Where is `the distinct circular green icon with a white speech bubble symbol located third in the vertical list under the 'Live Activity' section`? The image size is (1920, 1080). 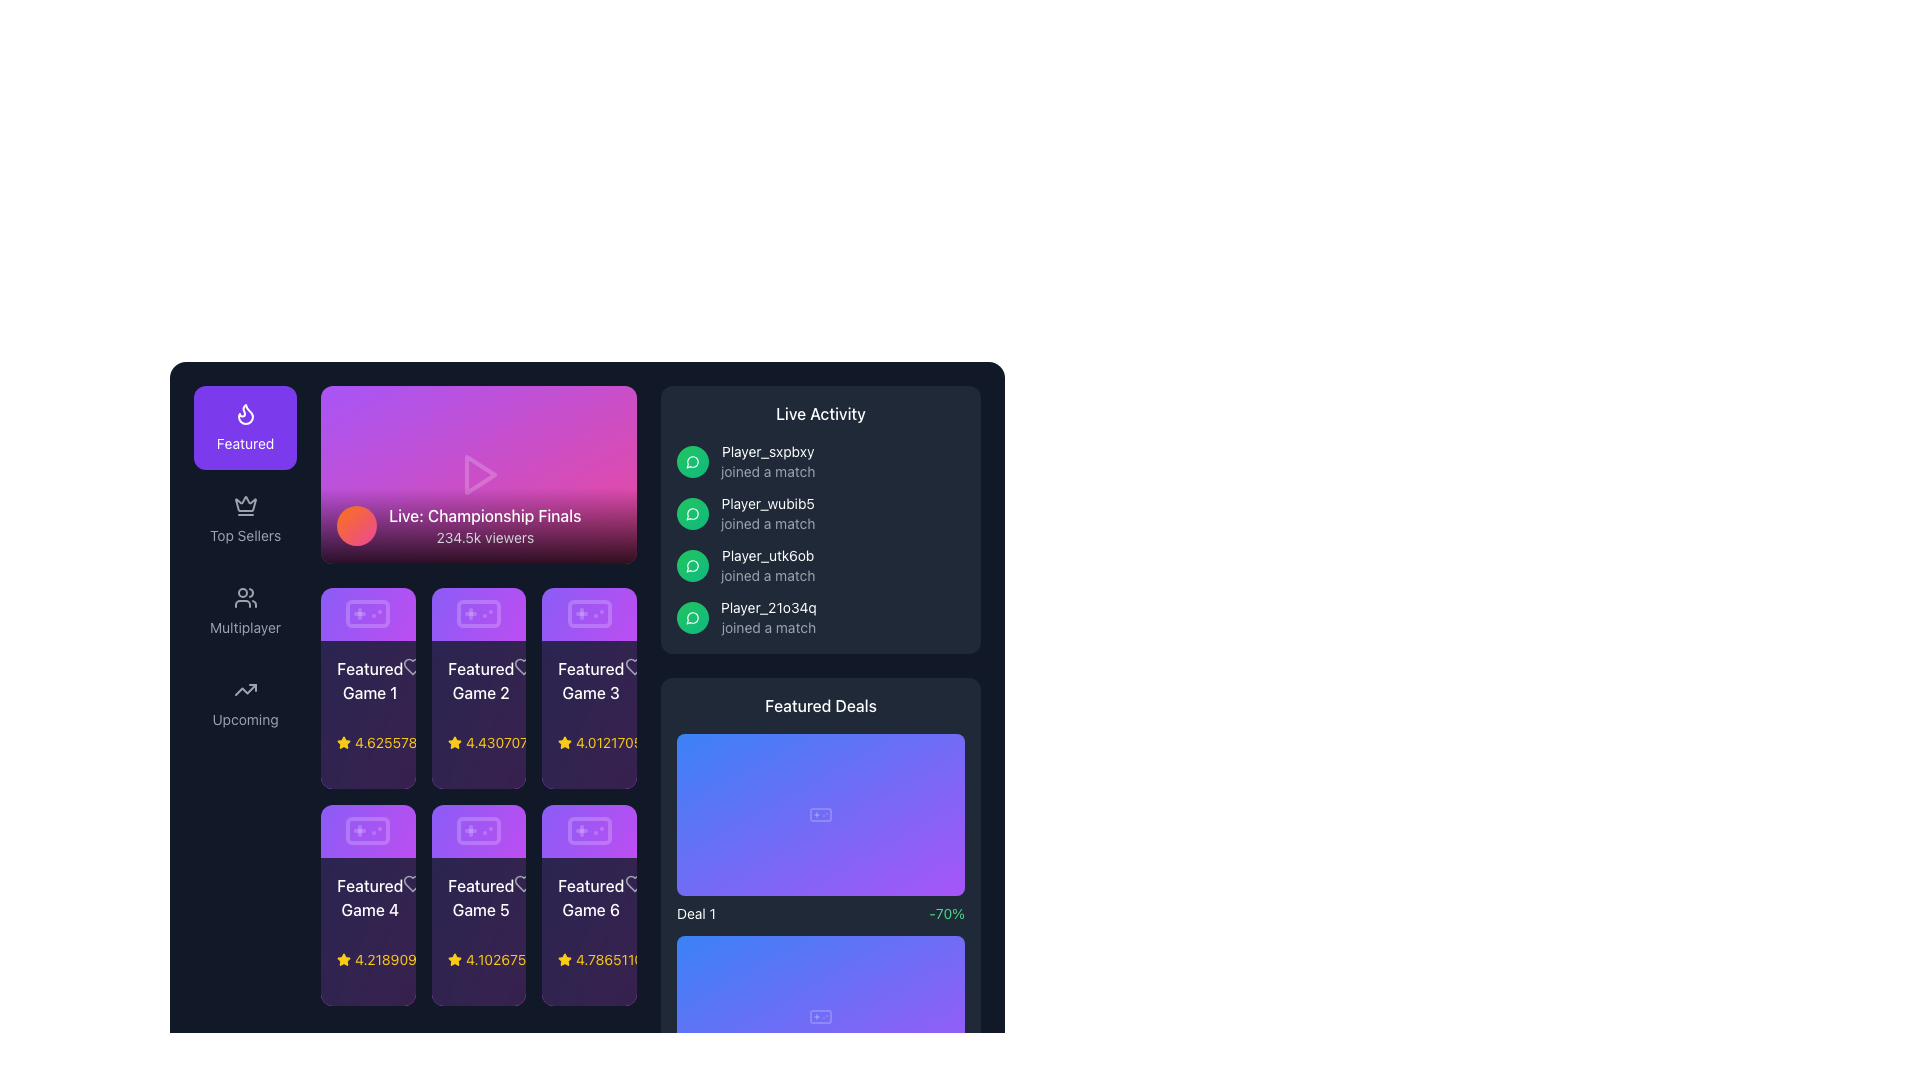 the distinct circular green icon with a white speech bubble symbol located third in the vertical list under the 'Live Activity' section is located at coordinates (692, 566).